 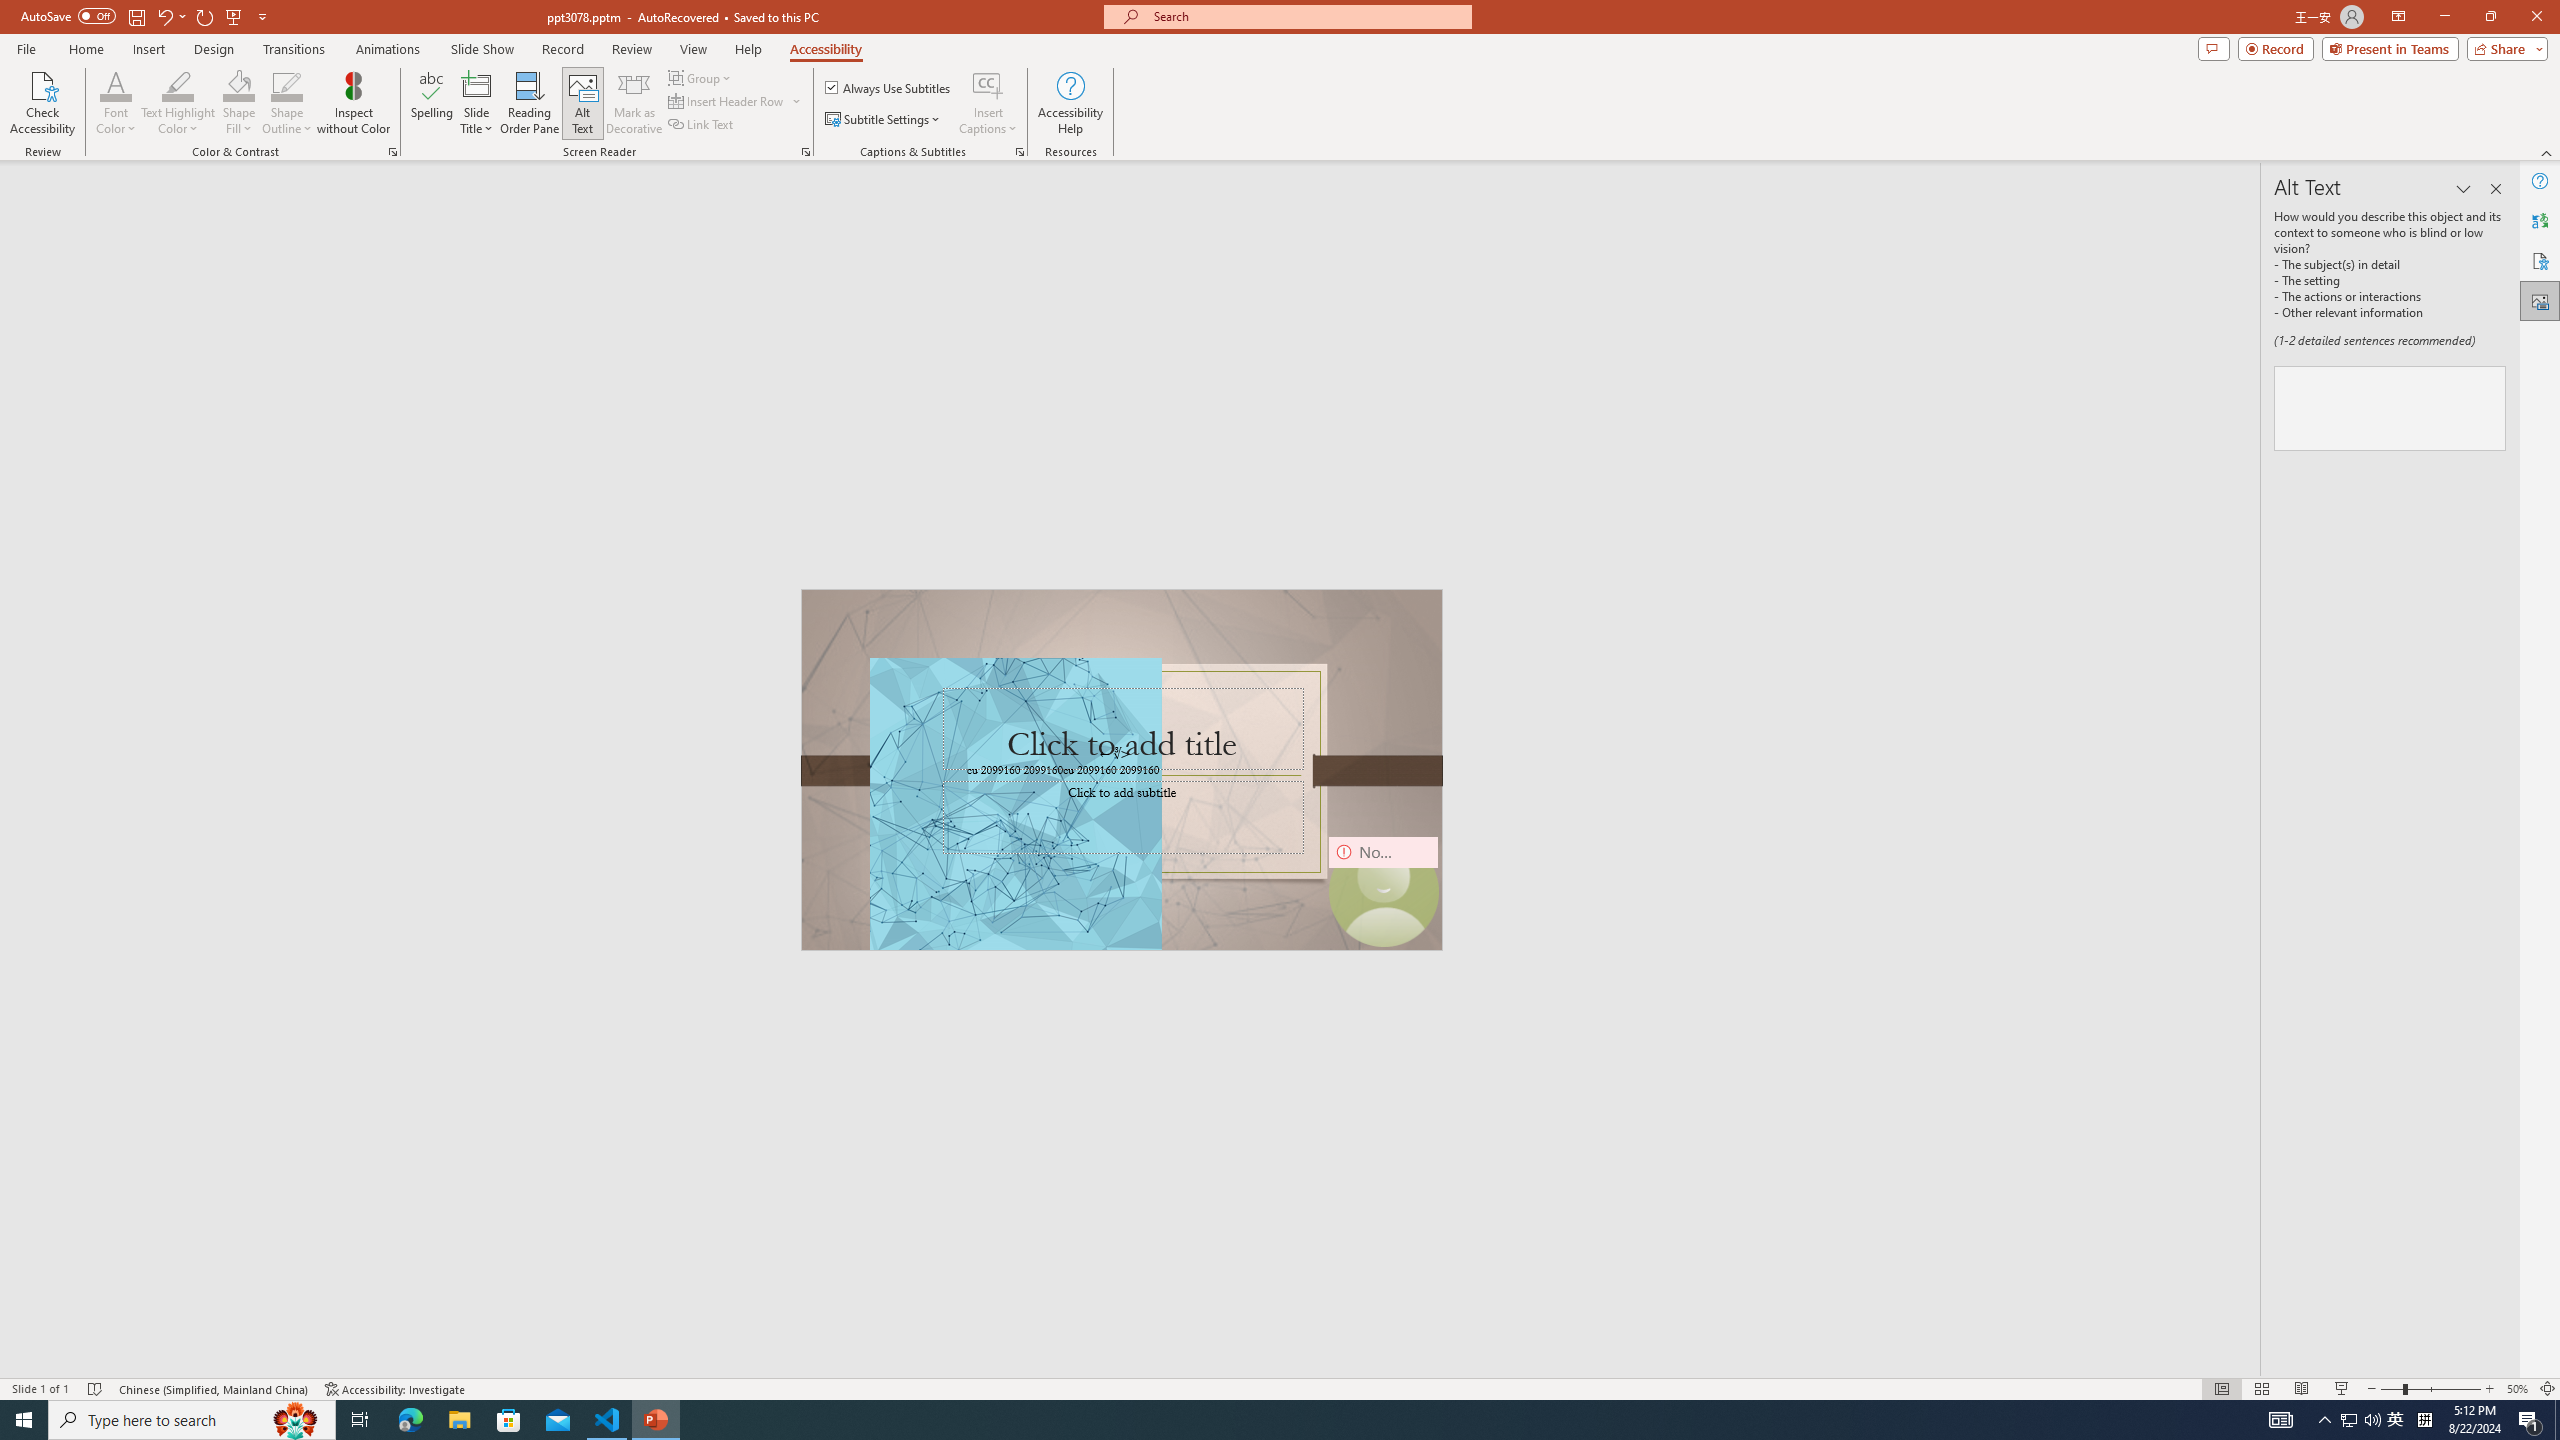 I want to click on 'Shape Fill', so click(x=239, y=84).